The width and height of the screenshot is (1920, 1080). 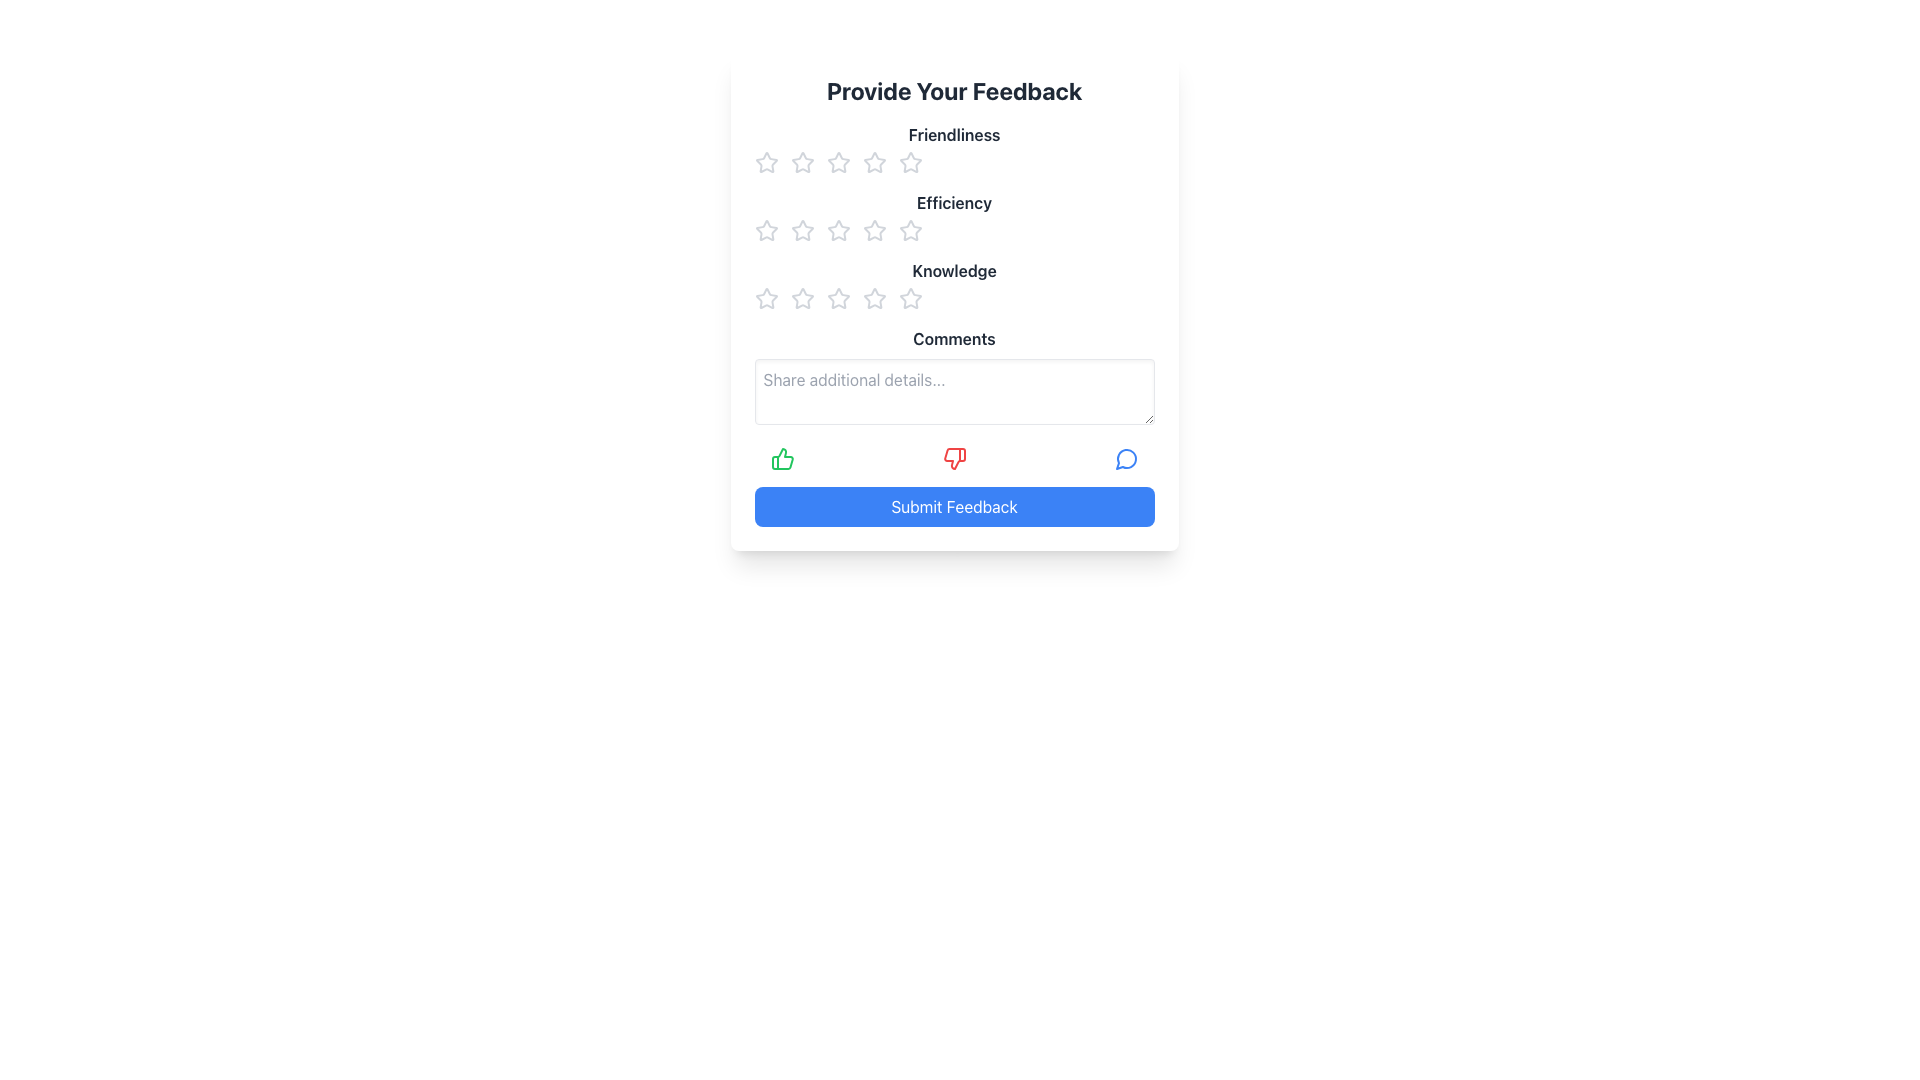 What do you see at coordinates (953, 91) in the screenshot?
I see `the Text header element at the top of the feedback form, which indicates the purpose of the form` at bounding box center [953, 91].